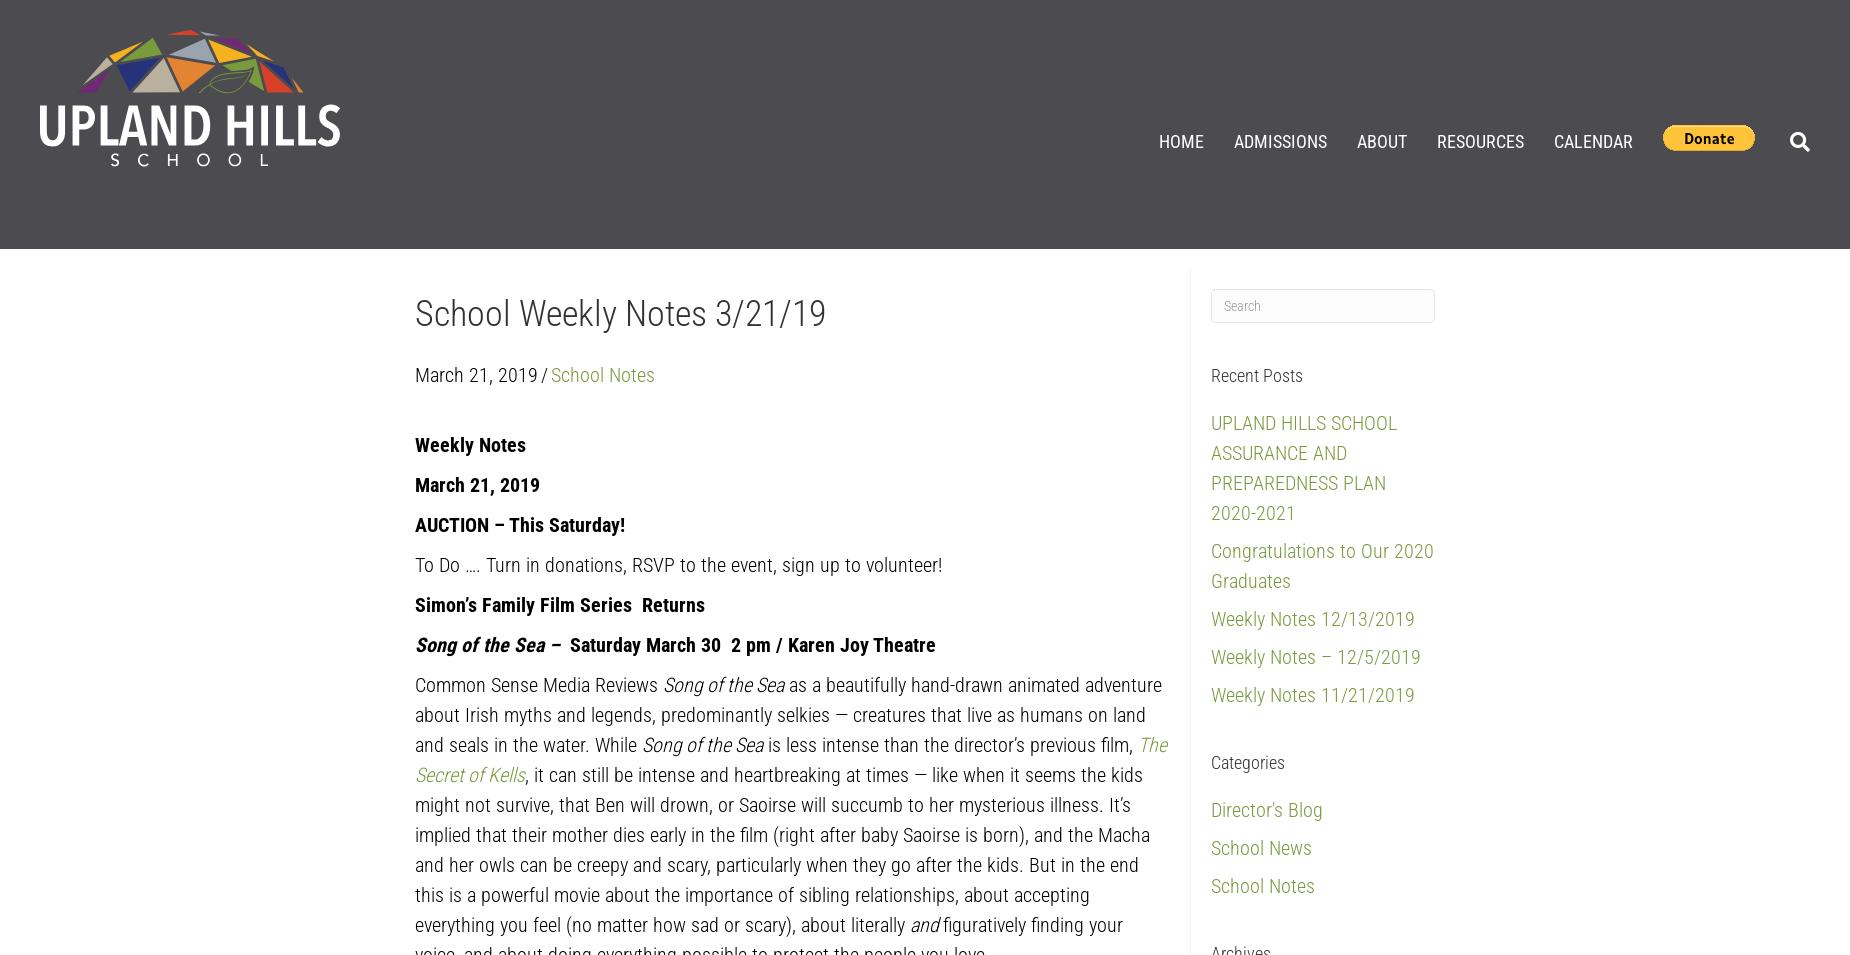 This screenshot has width=1850, height=955. Describe the element at coordinates (413, 712) in the screenshot. I see `'as a beautifully hand-drawn animated adventure about Irish myths and legends, predominantly selkies — creatures that live as humans on land and seals in the water. While'` at that location.